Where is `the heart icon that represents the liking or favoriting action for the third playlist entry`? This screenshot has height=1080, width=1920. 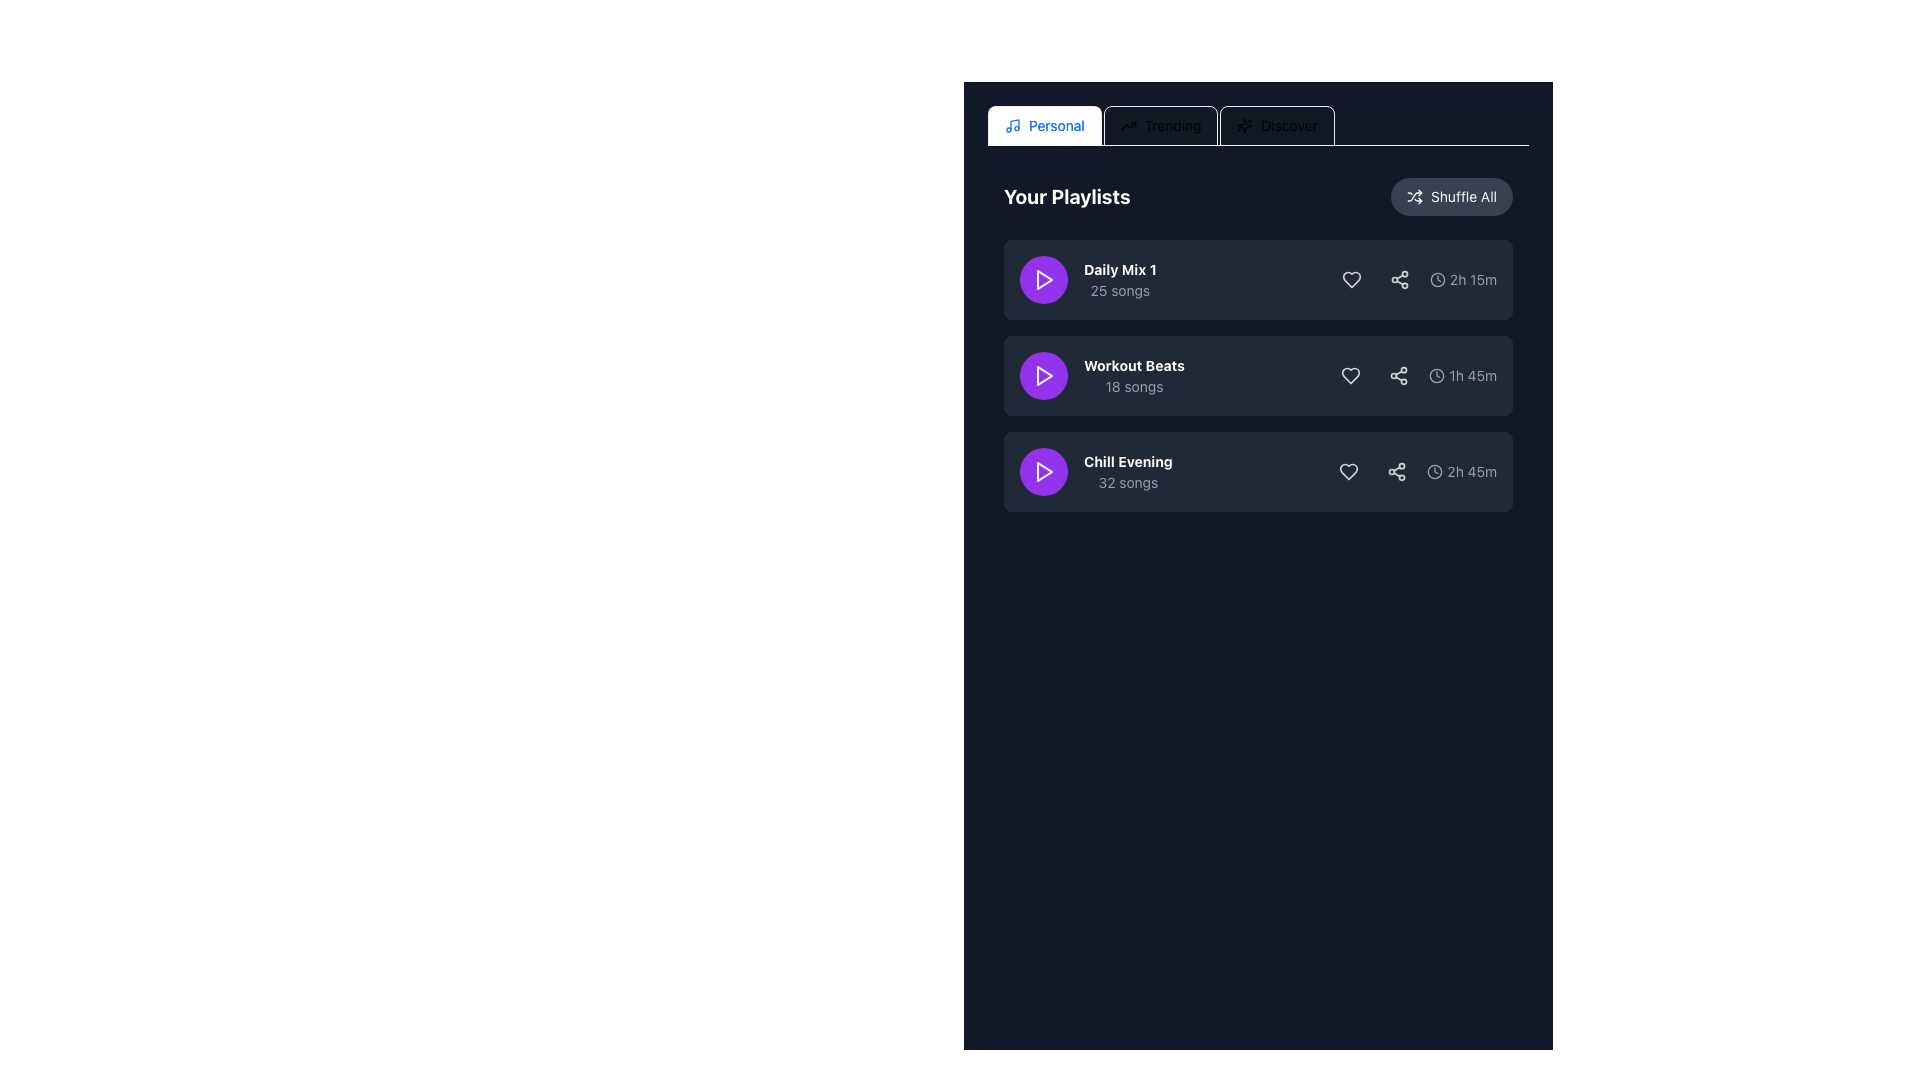 the heart icon that represents the liking or favoriting action for the third playlist entry is located at coordinates (1349, 471).